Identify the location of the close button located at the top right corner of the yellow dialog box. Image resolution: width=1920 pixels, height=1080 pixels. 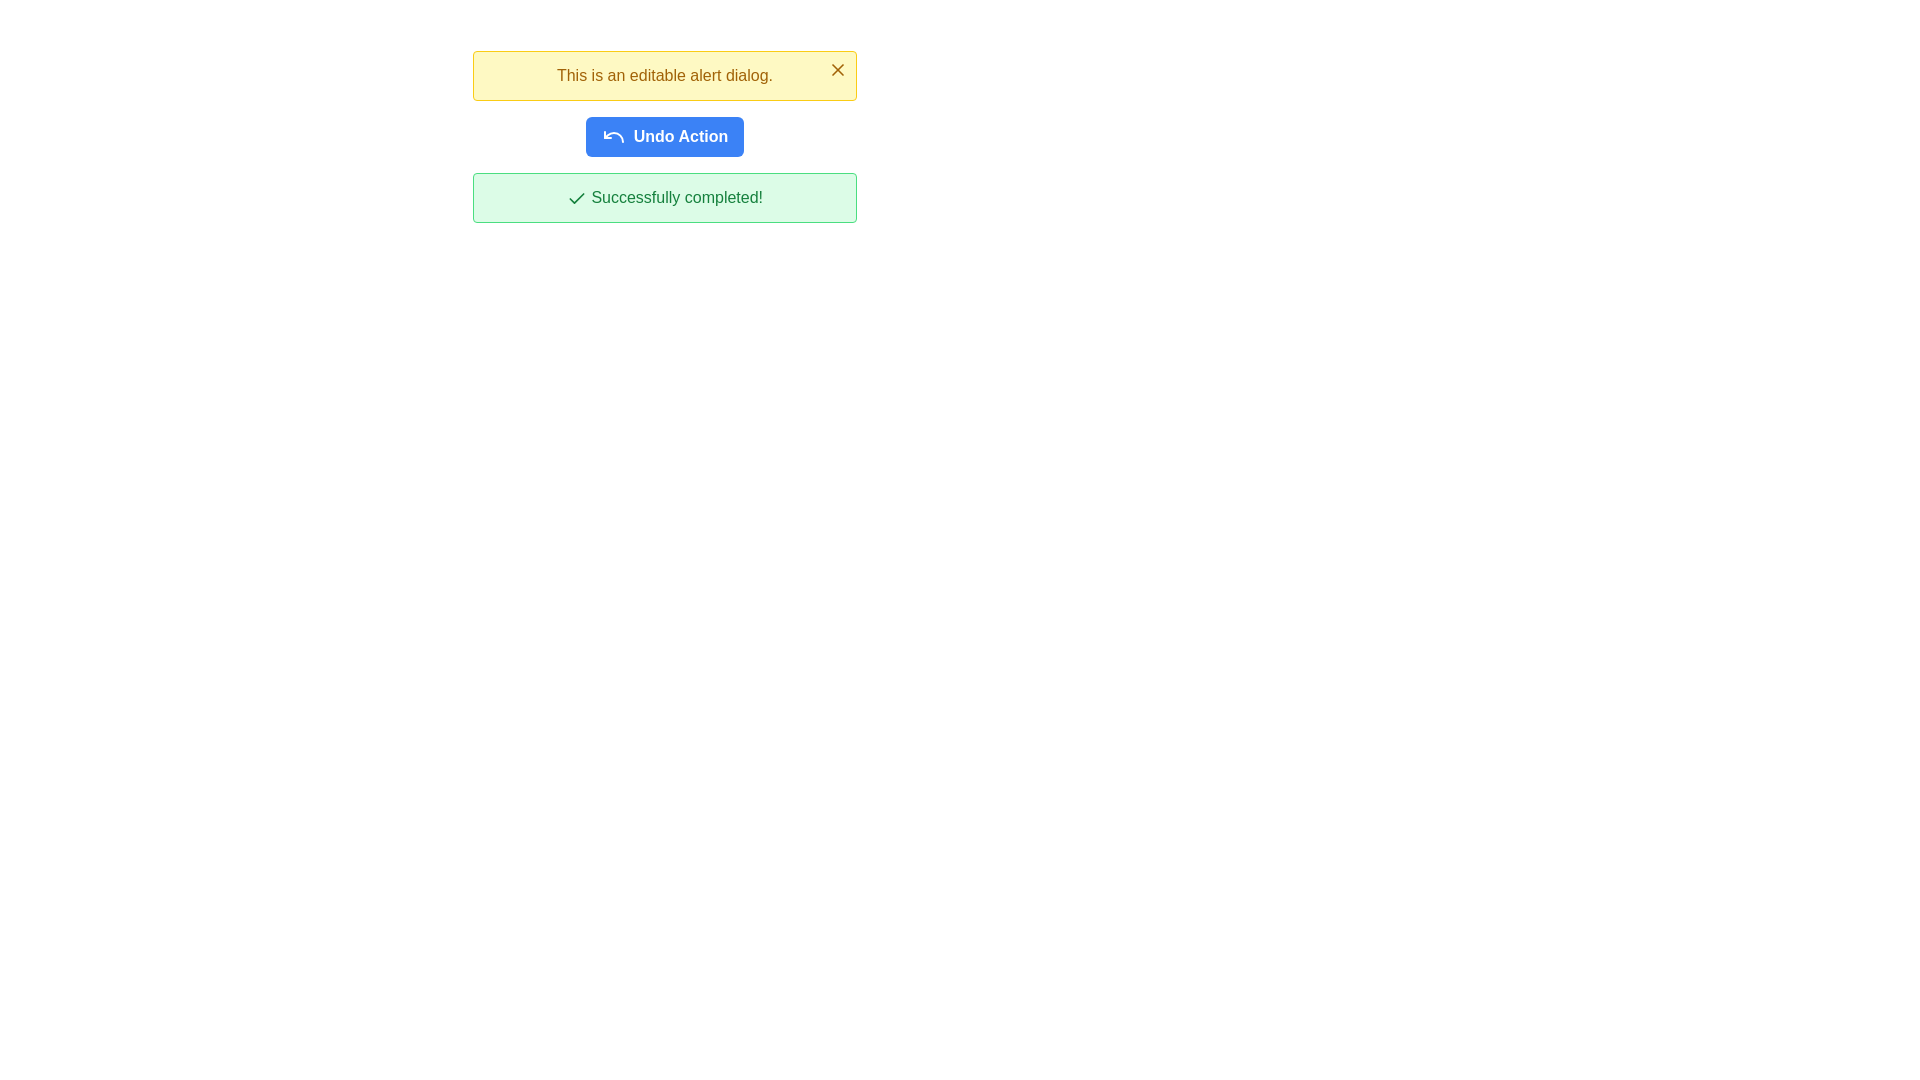
(838, 68).